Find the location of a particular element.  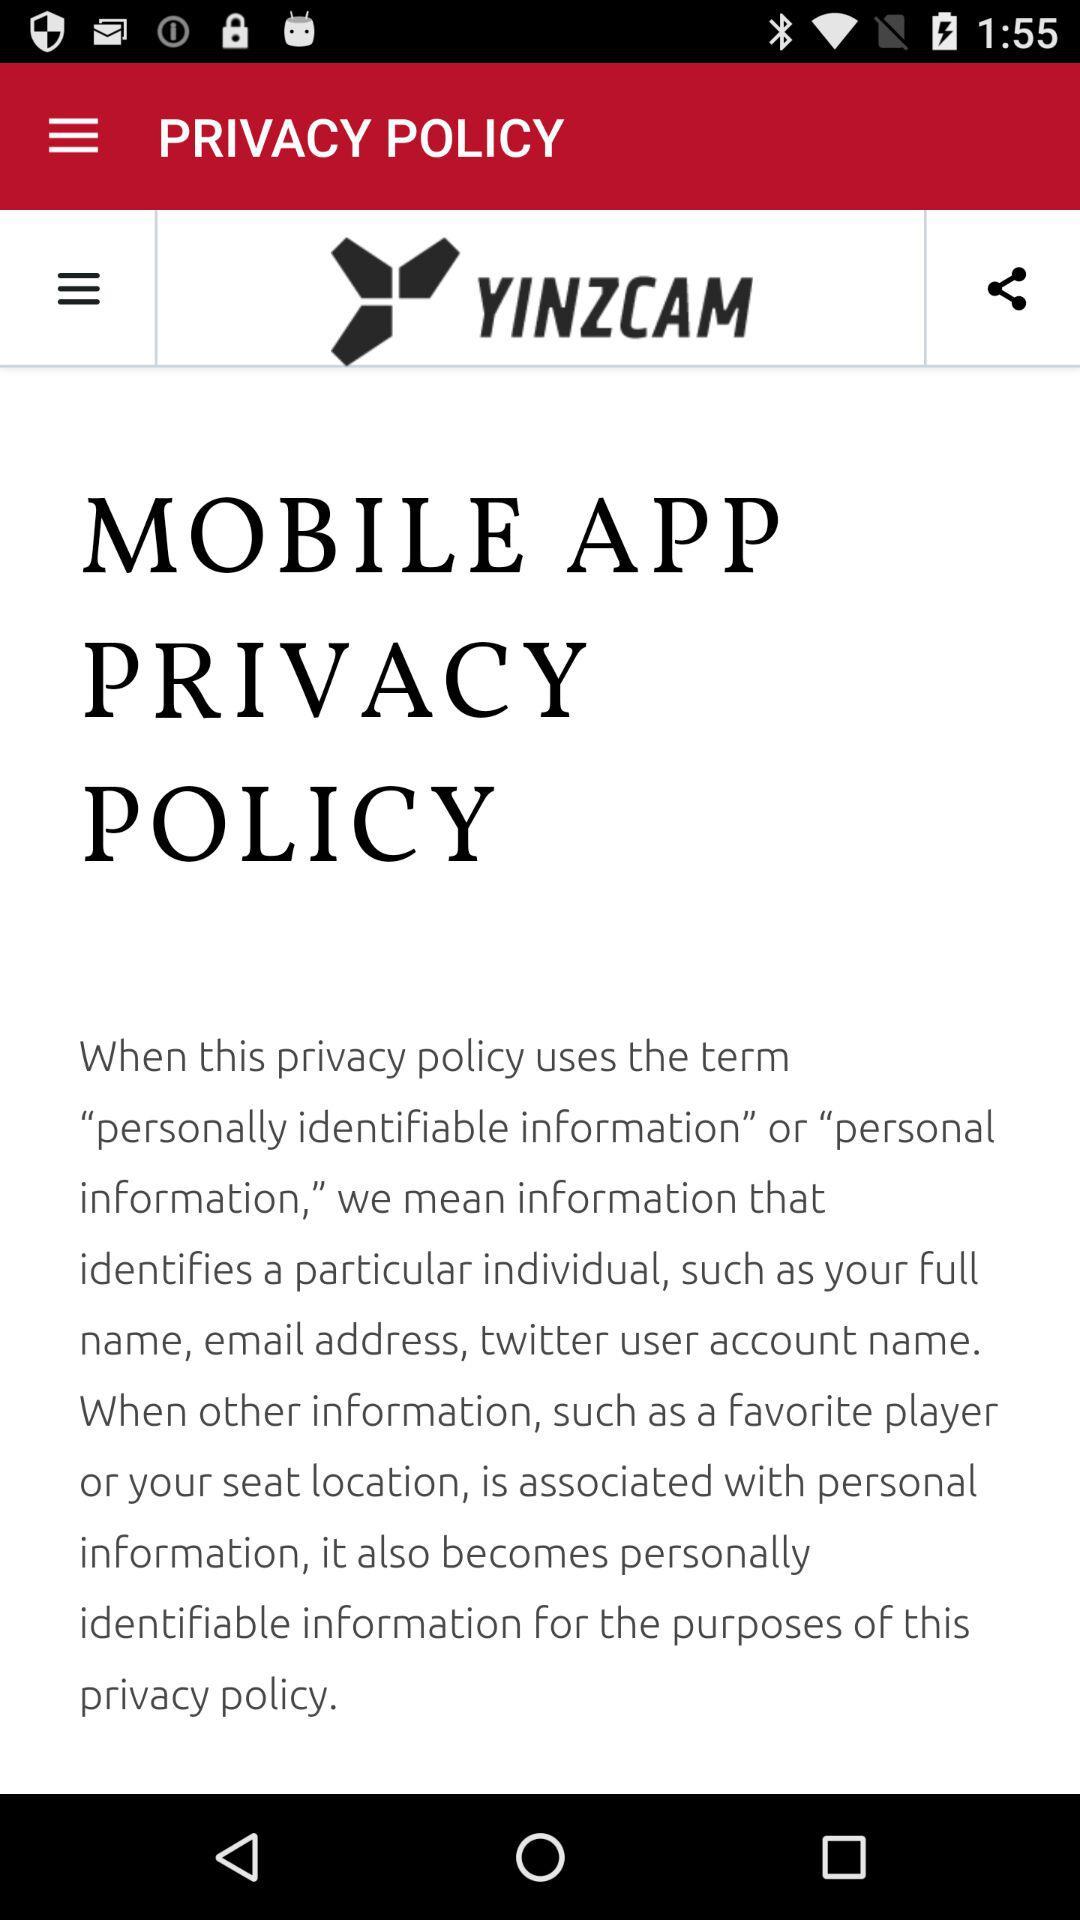

menu icon is located at coordinates (72, 135).